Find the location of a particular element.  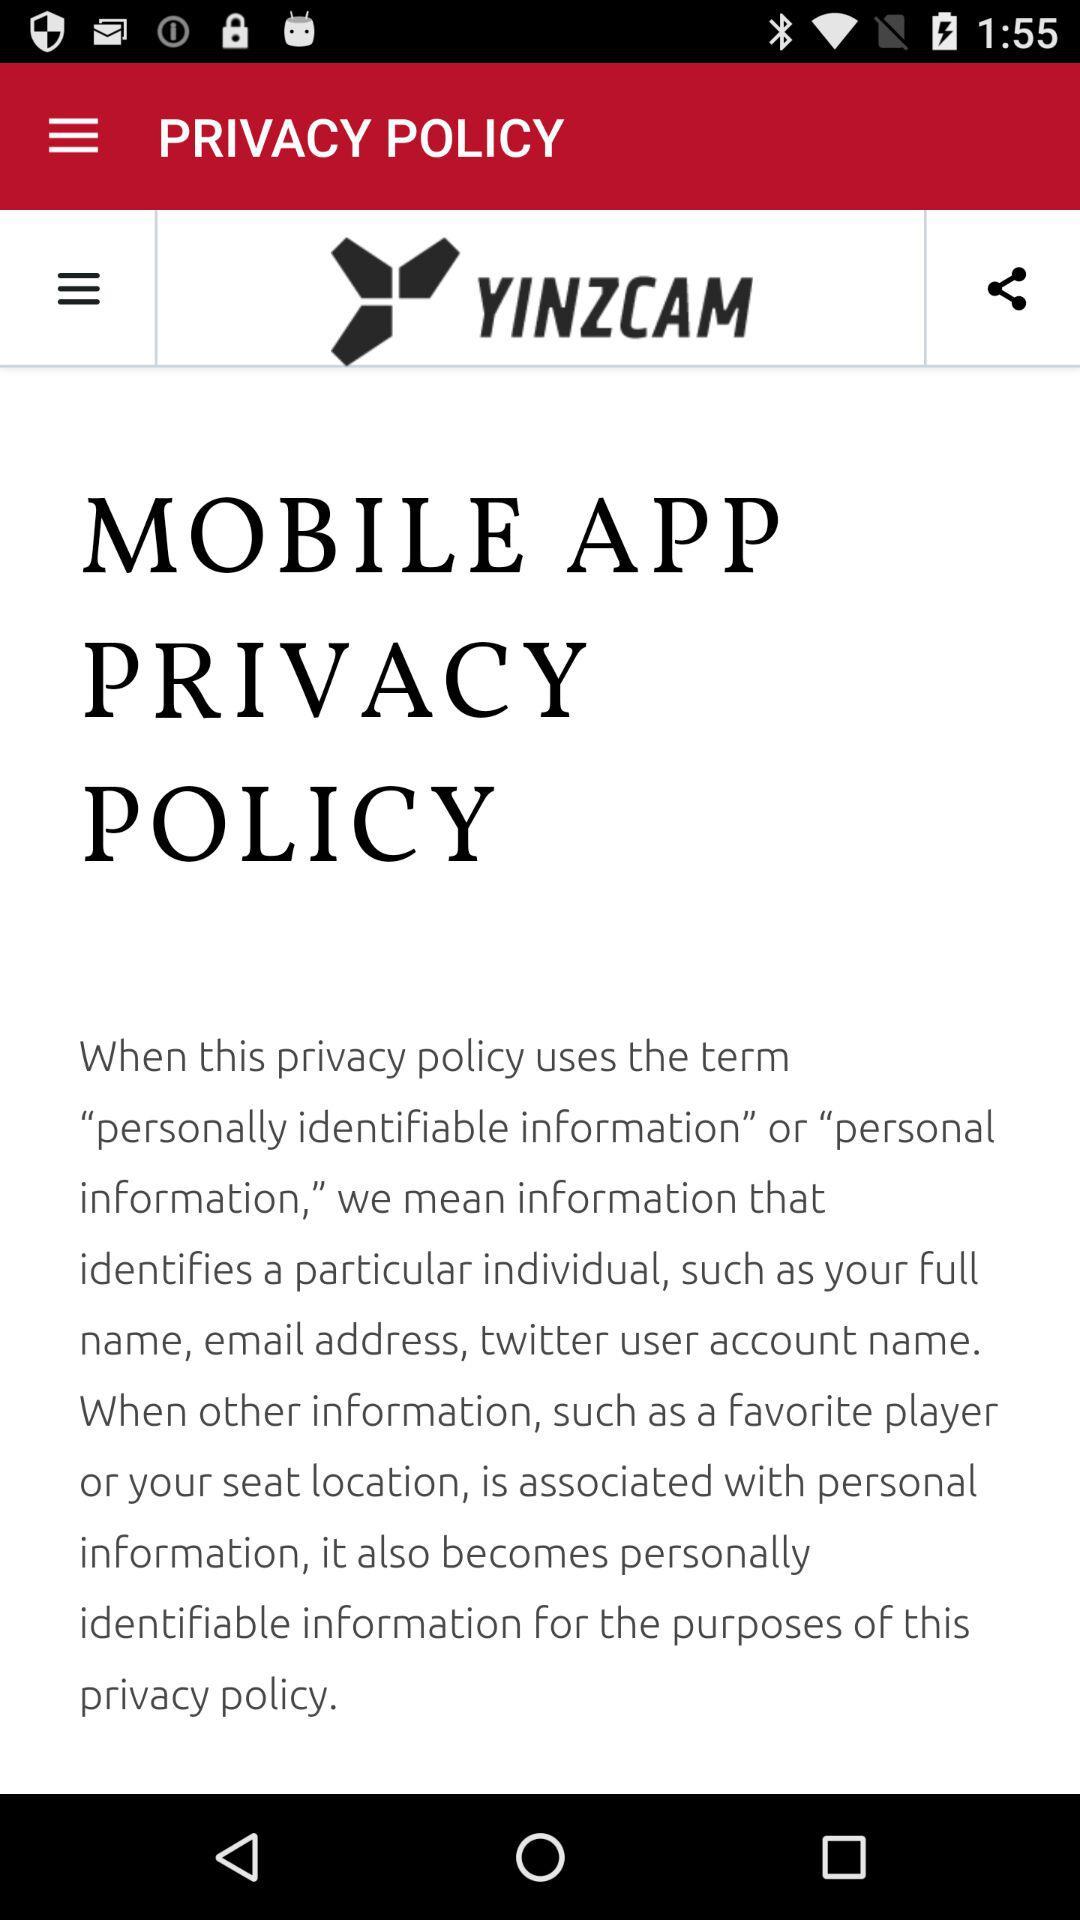

menu icon is located at coordinates (72, 135).